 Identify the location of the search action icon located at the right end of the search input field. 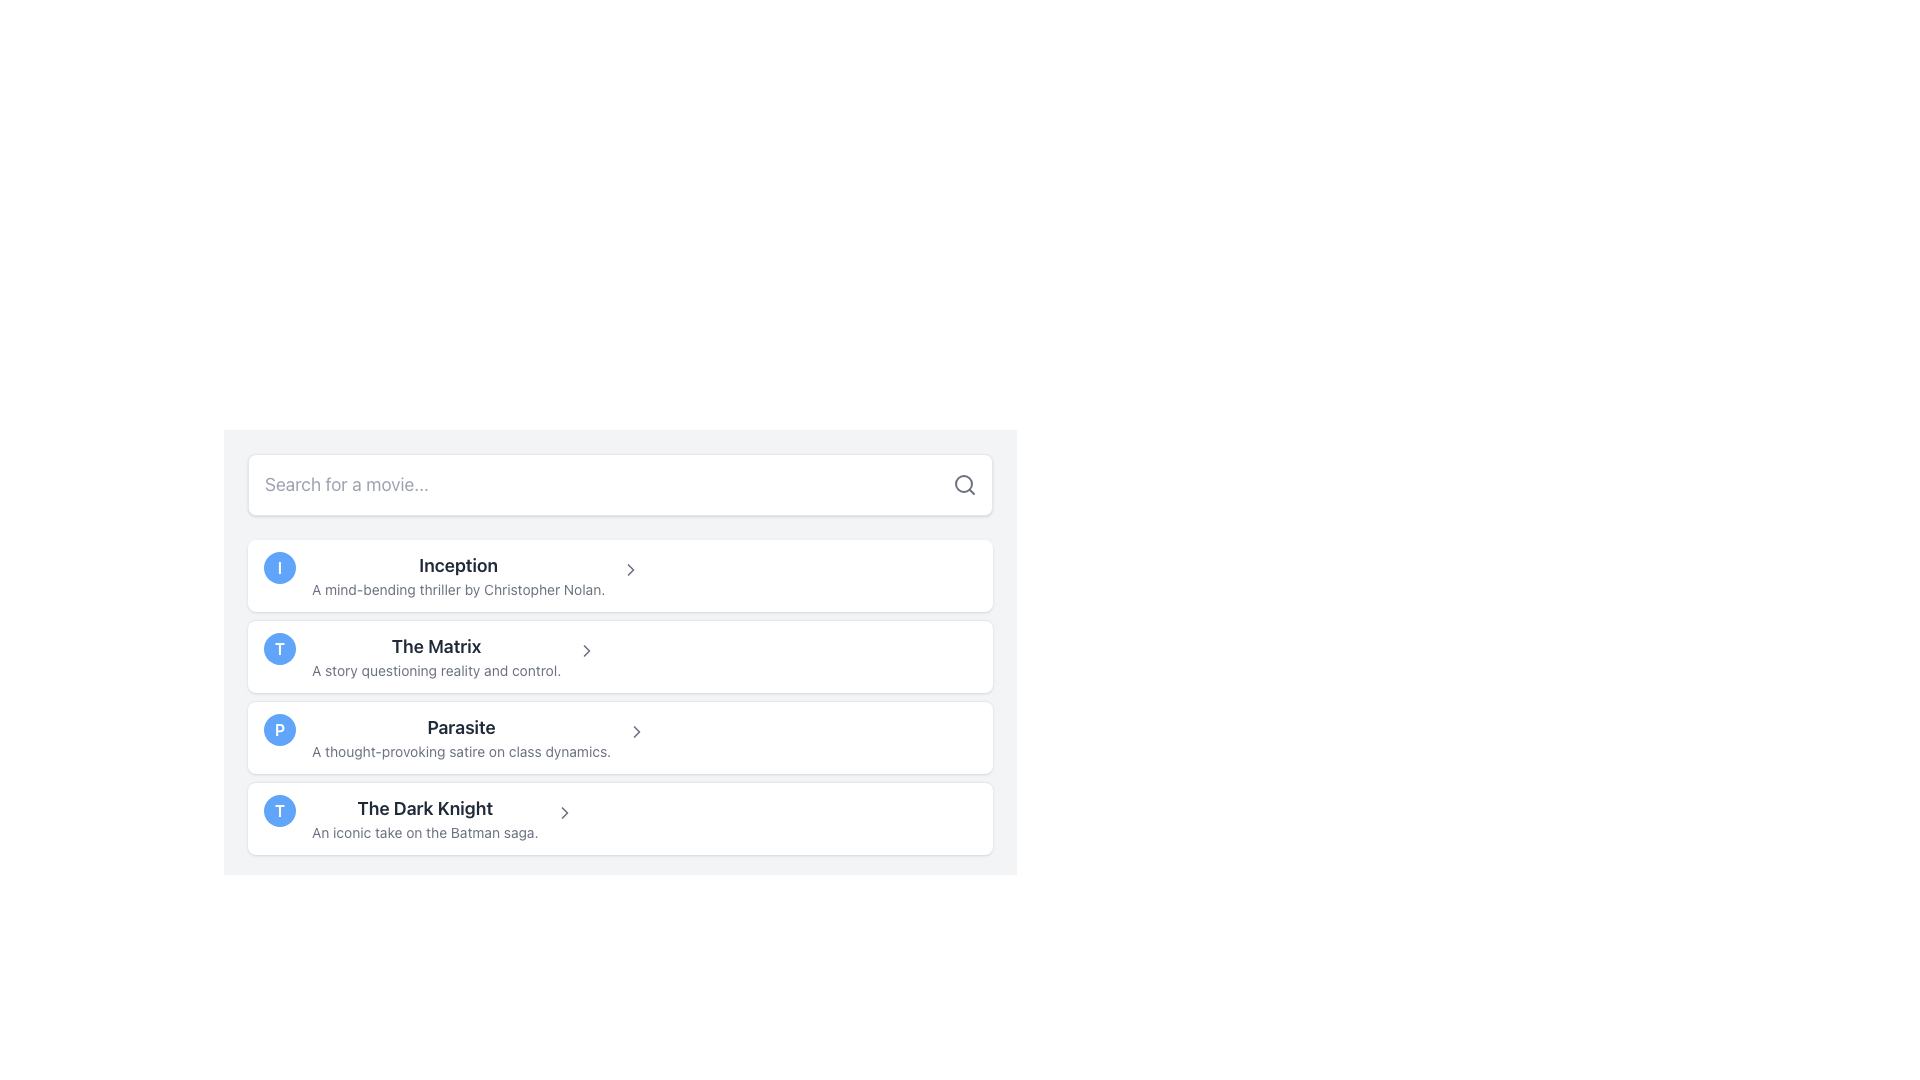
(964, 485).